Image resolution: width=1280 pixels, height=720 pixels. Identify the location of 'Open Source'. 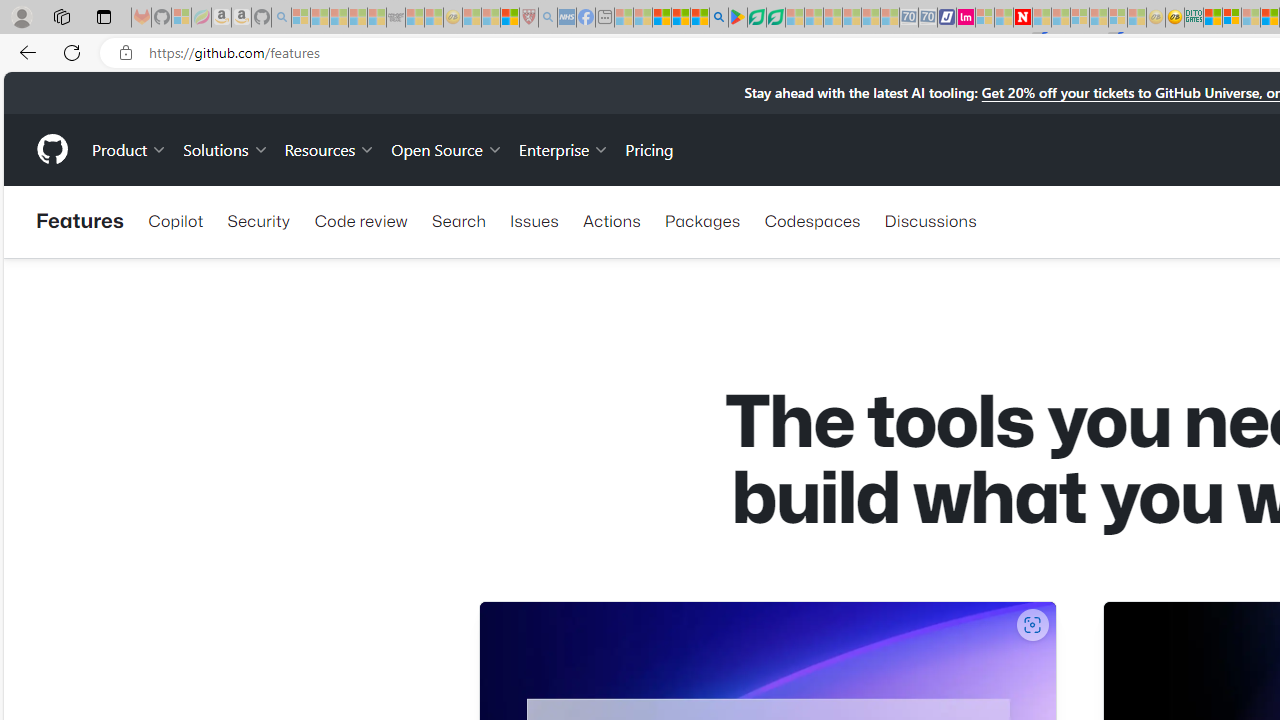
(445, 148).